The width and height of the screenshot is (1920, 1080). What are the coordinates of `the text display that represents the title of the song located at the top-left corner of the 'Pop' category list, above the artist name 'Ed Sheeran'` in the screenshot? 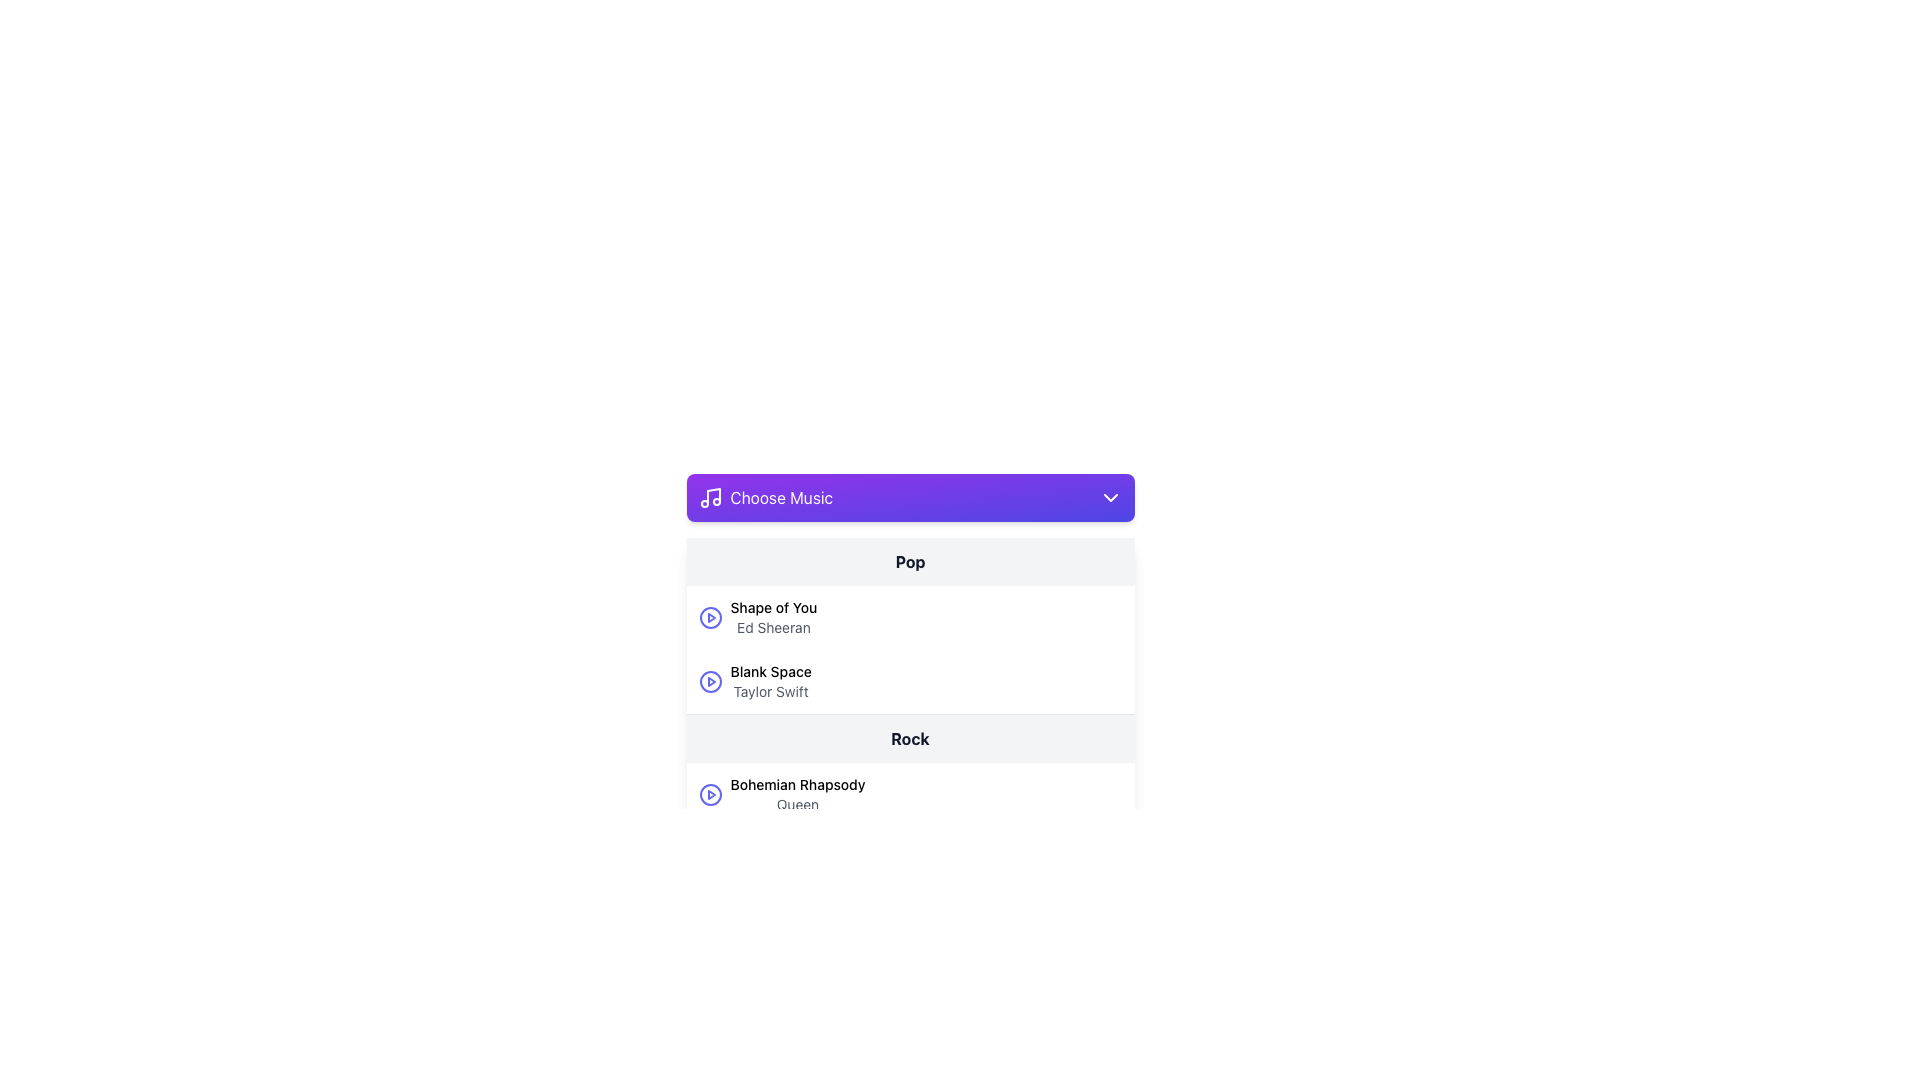 It's located at (772, 607).